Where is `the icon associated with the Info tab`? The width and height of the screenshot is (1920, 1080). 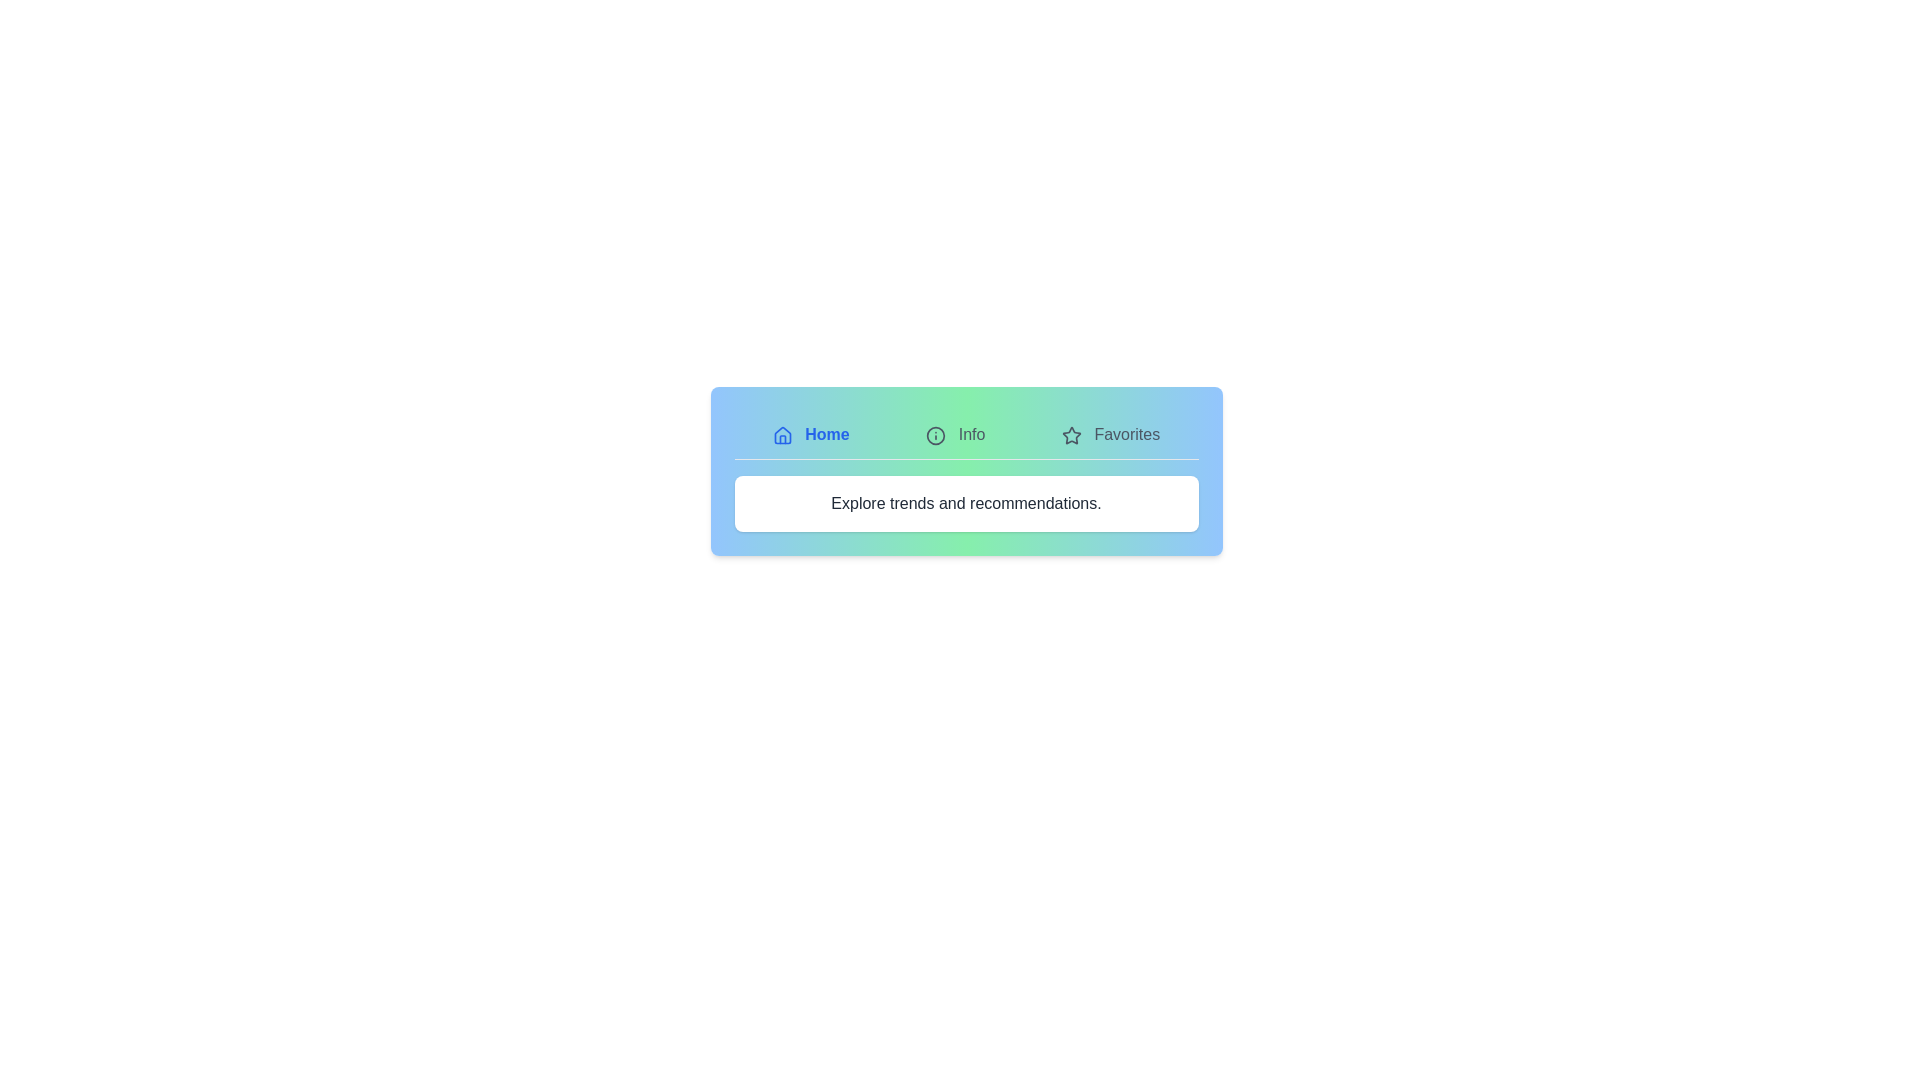
the icon associated with the Info tab is located at coordinates (935, 434).